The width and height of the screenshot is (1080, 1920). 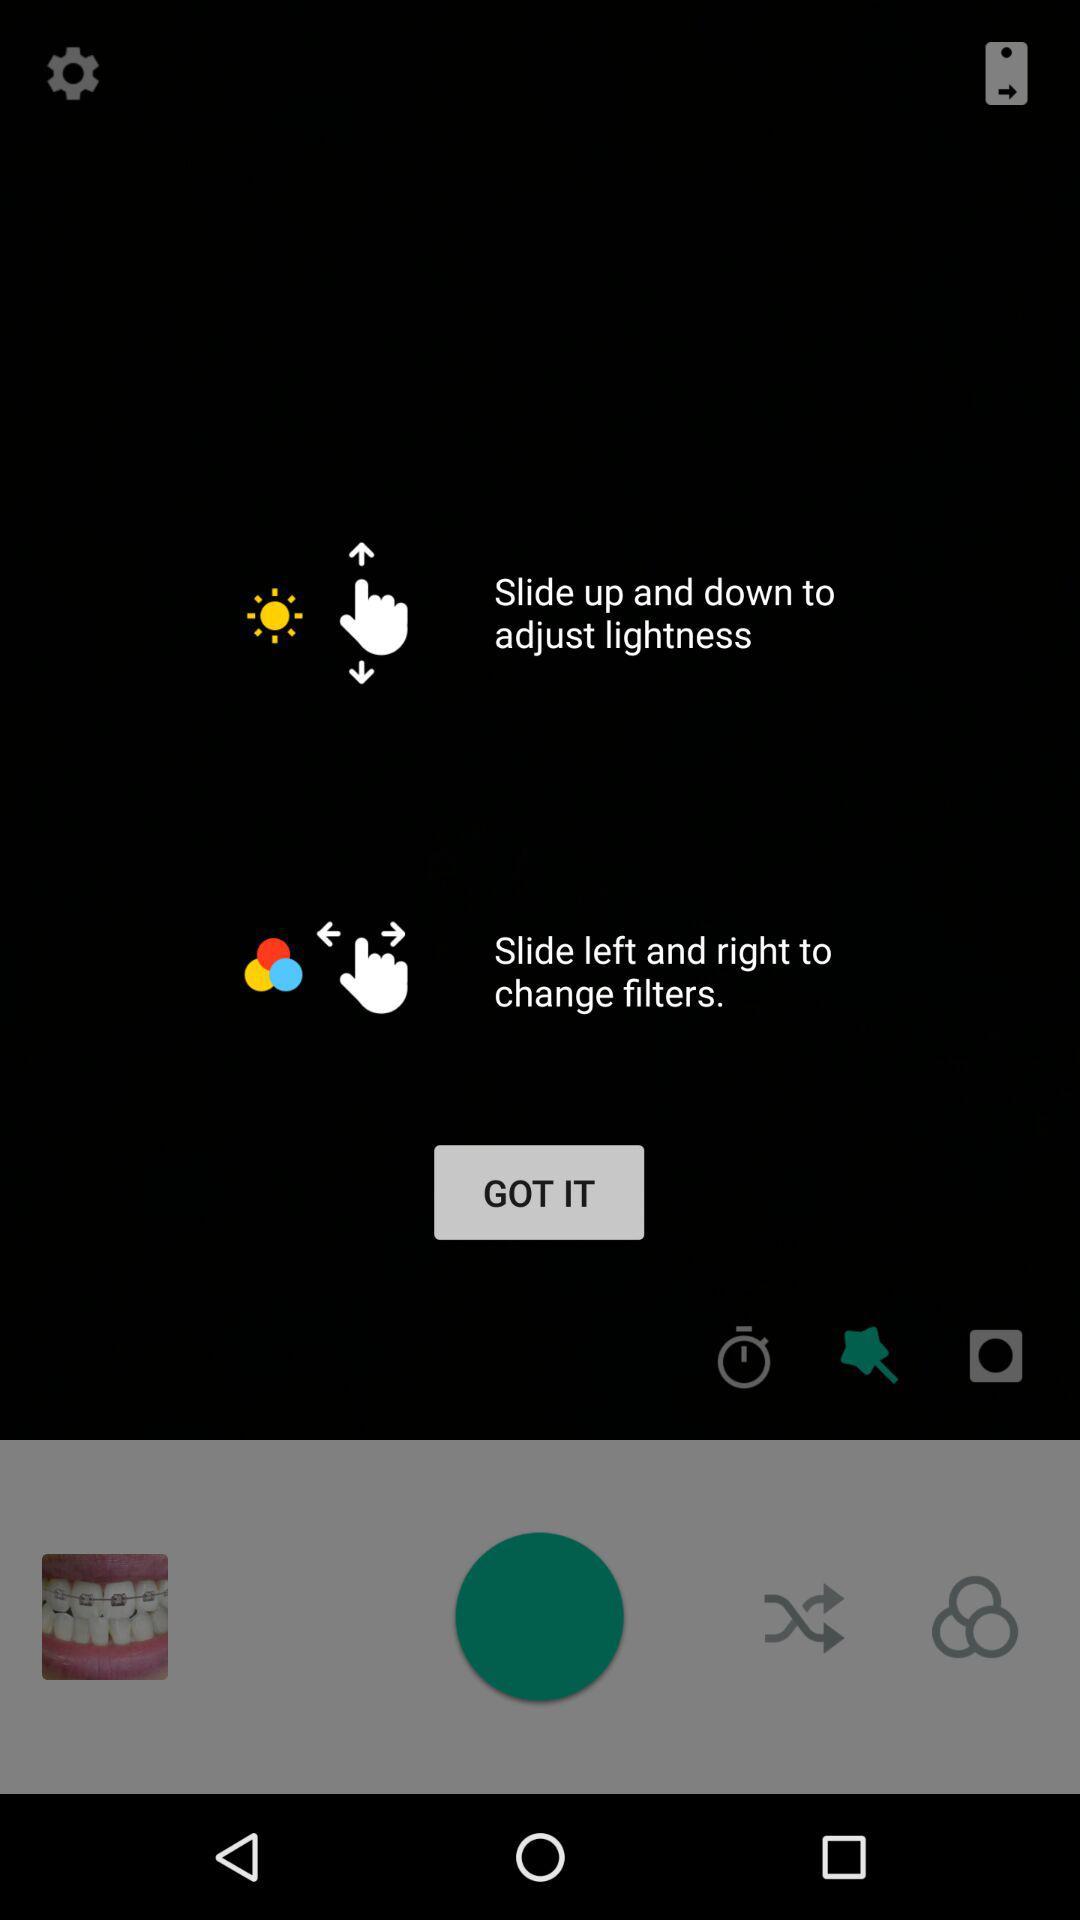 I want to click on the icon at the top right corner, so click(x=1006, y=73).